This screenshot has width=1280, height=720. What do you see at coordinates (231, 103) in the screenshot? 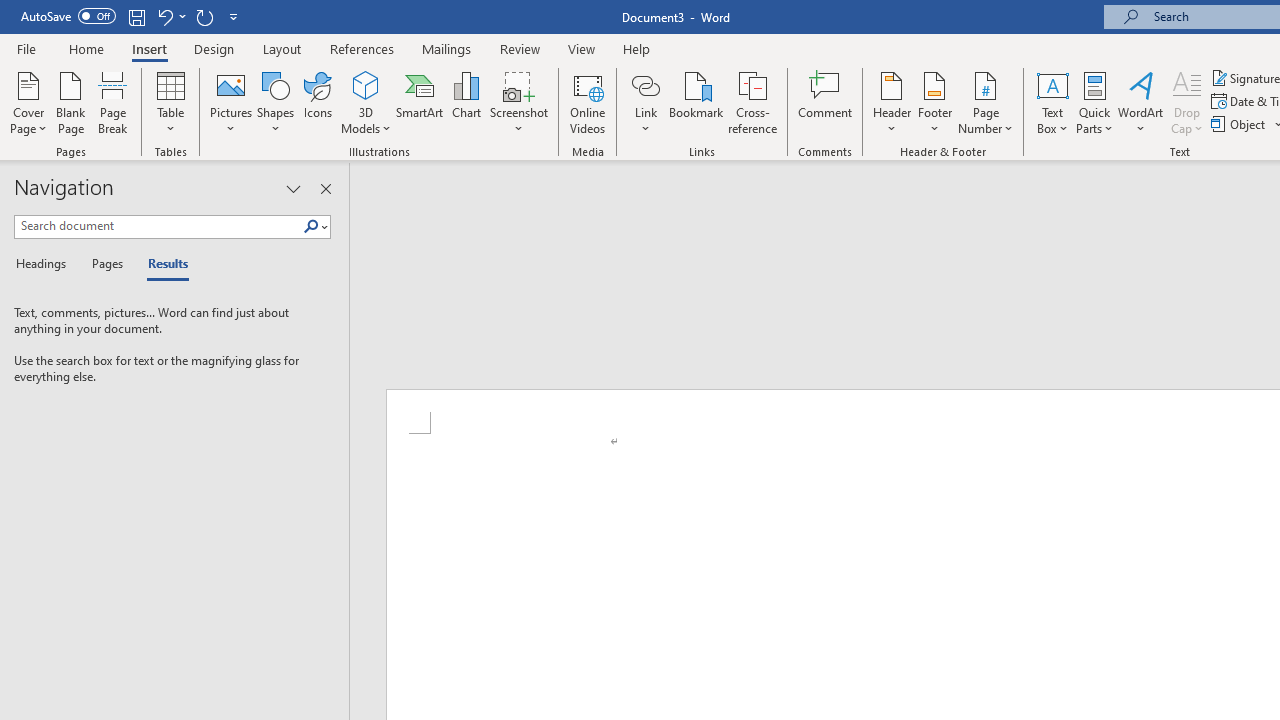
I see `'Pictures'` at bounding box center [231, 103].